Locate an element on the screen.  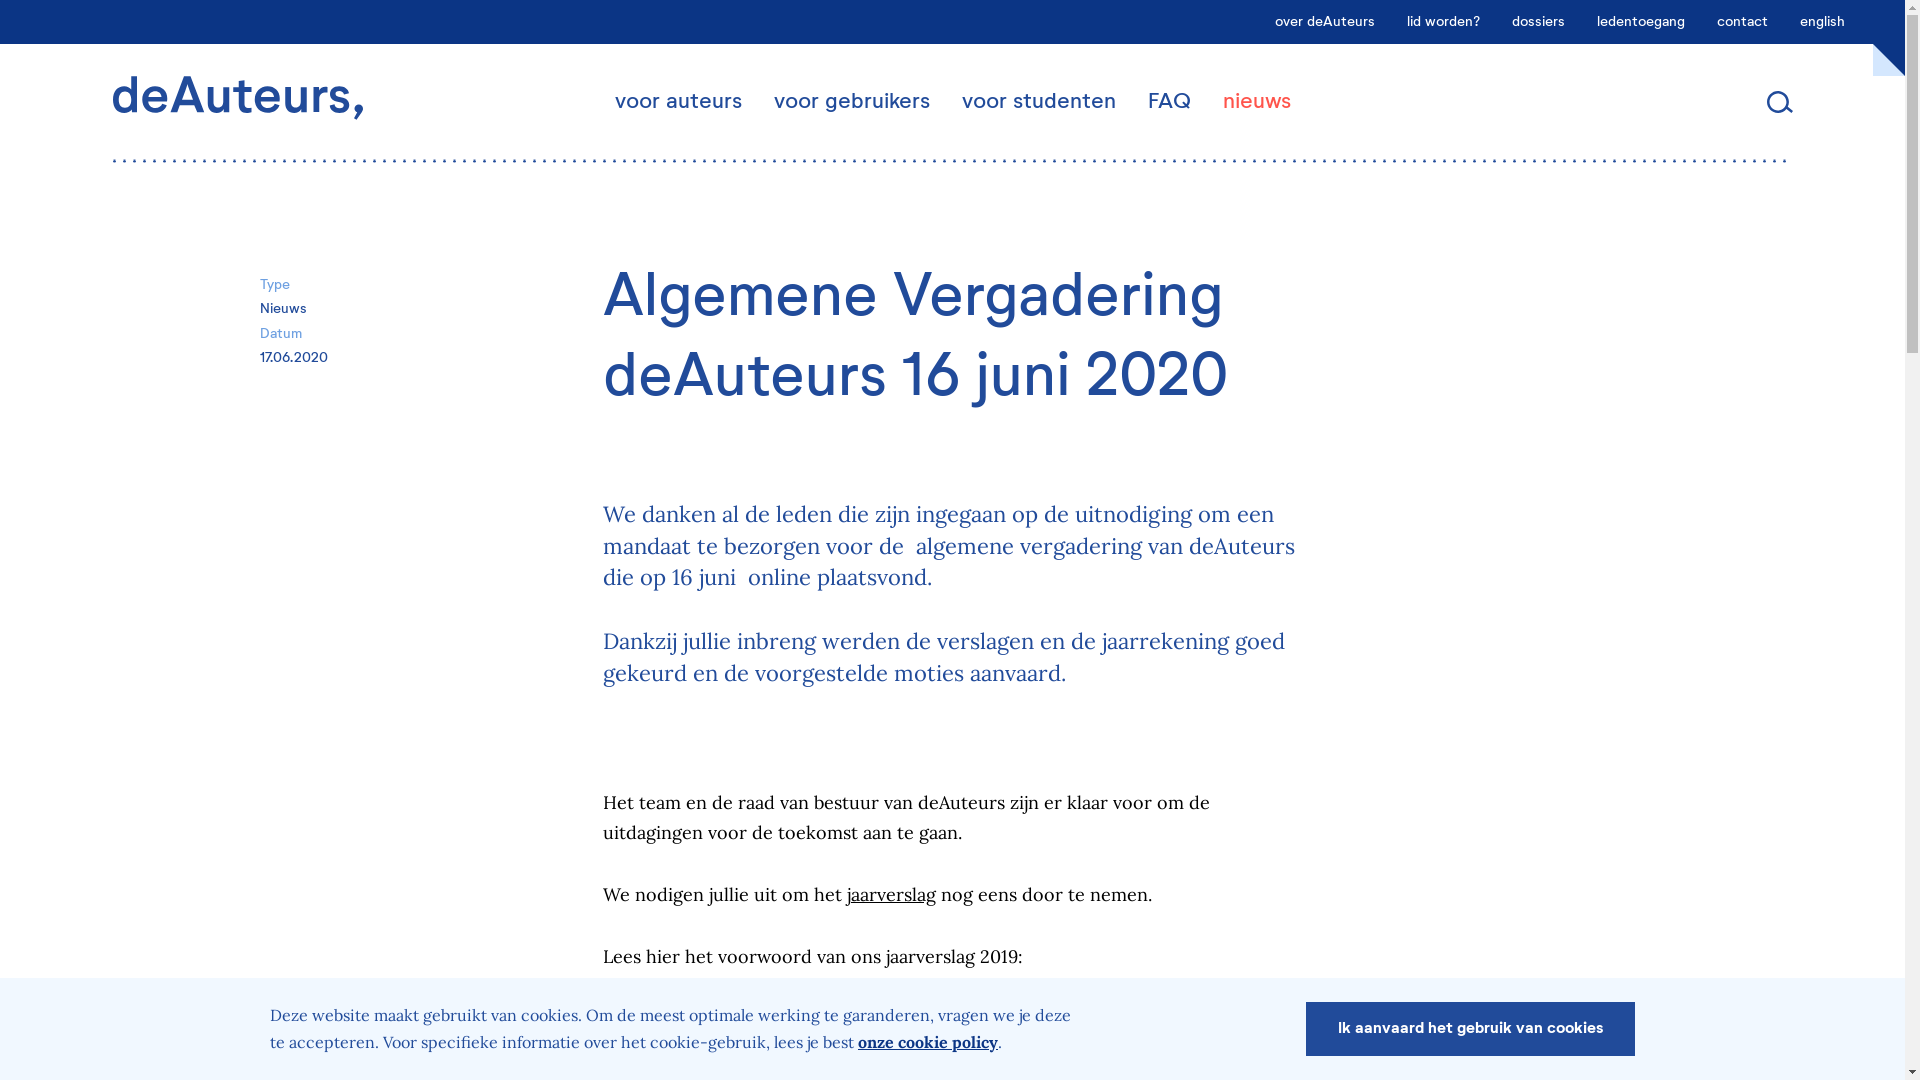
'Ik aanvaard het gebruik van cookies' is located at coordinates (1470, 1029).